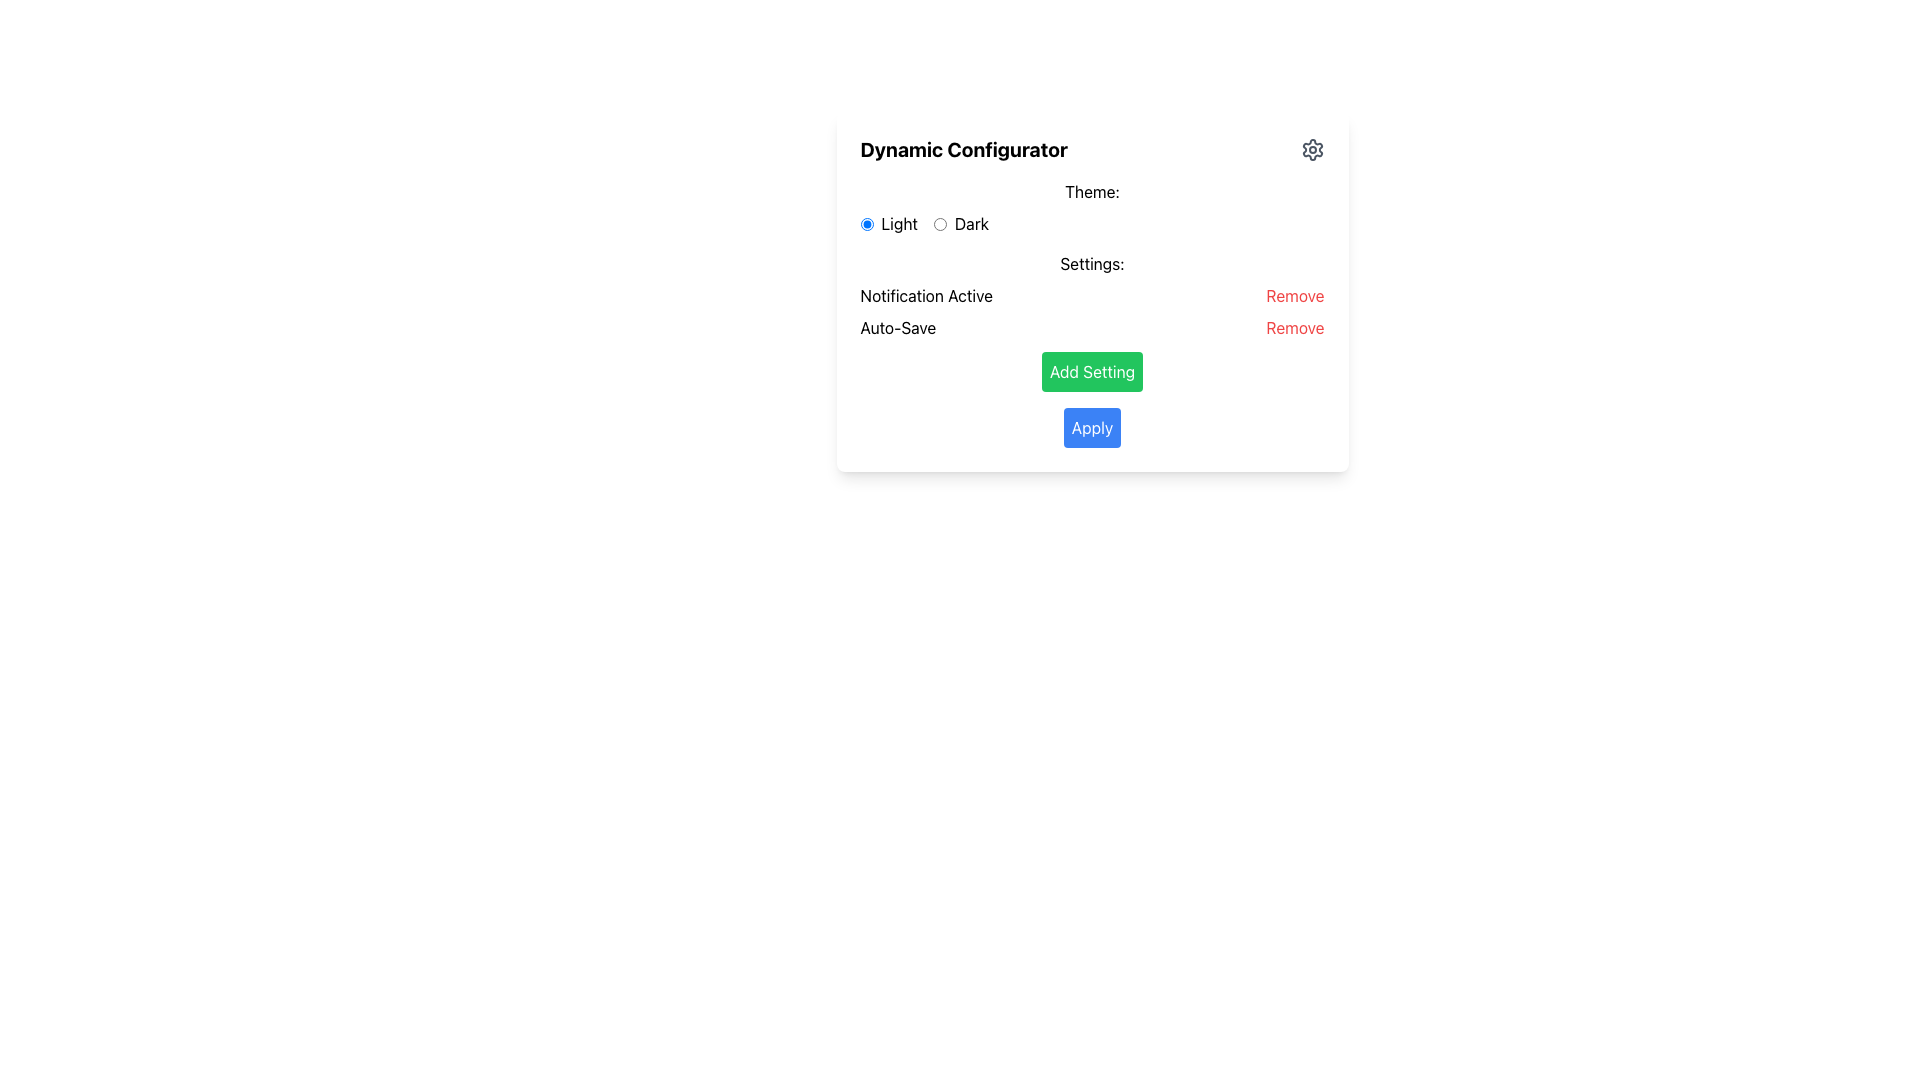  What do you see at coordinates (1312, 149) in the screenshot?
I see `the Settings icon located in the top-right corner of the 'Dynamic Configurator' interface` at bounding box center [1312, 149].